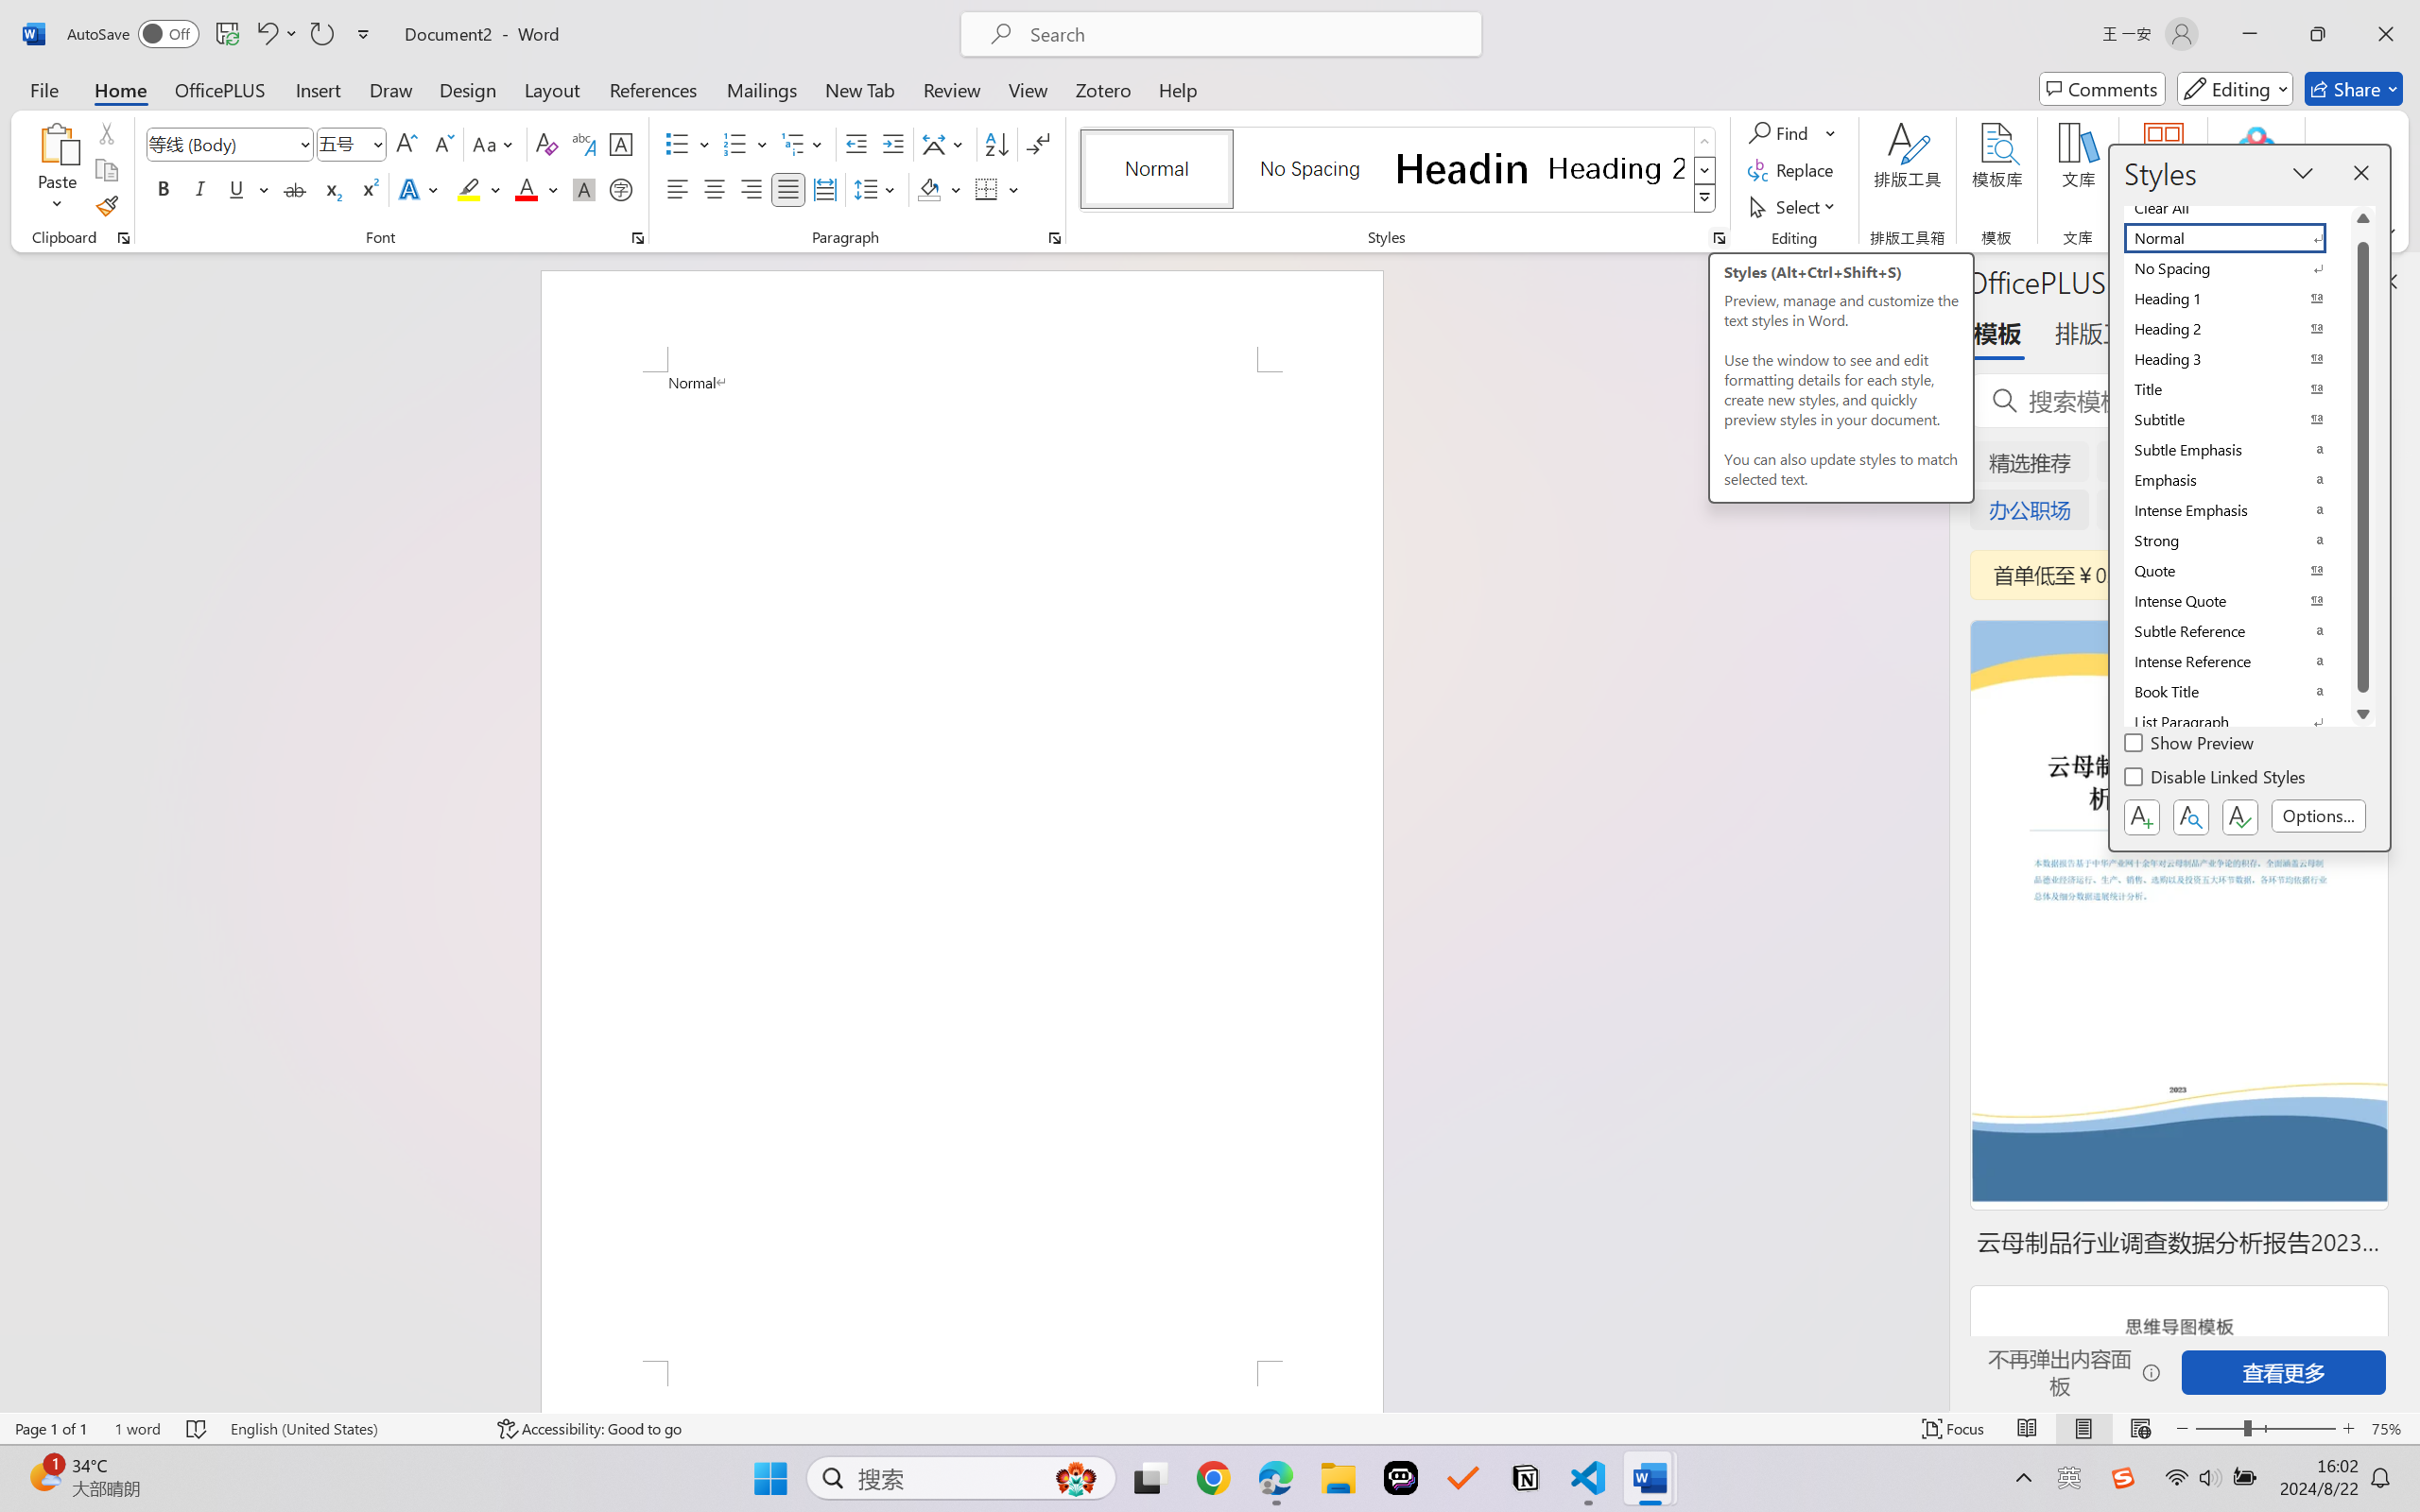 The image size is (2420, 1512). I want to click on 'Line and Paragraph Spacing', so click(876, 188).